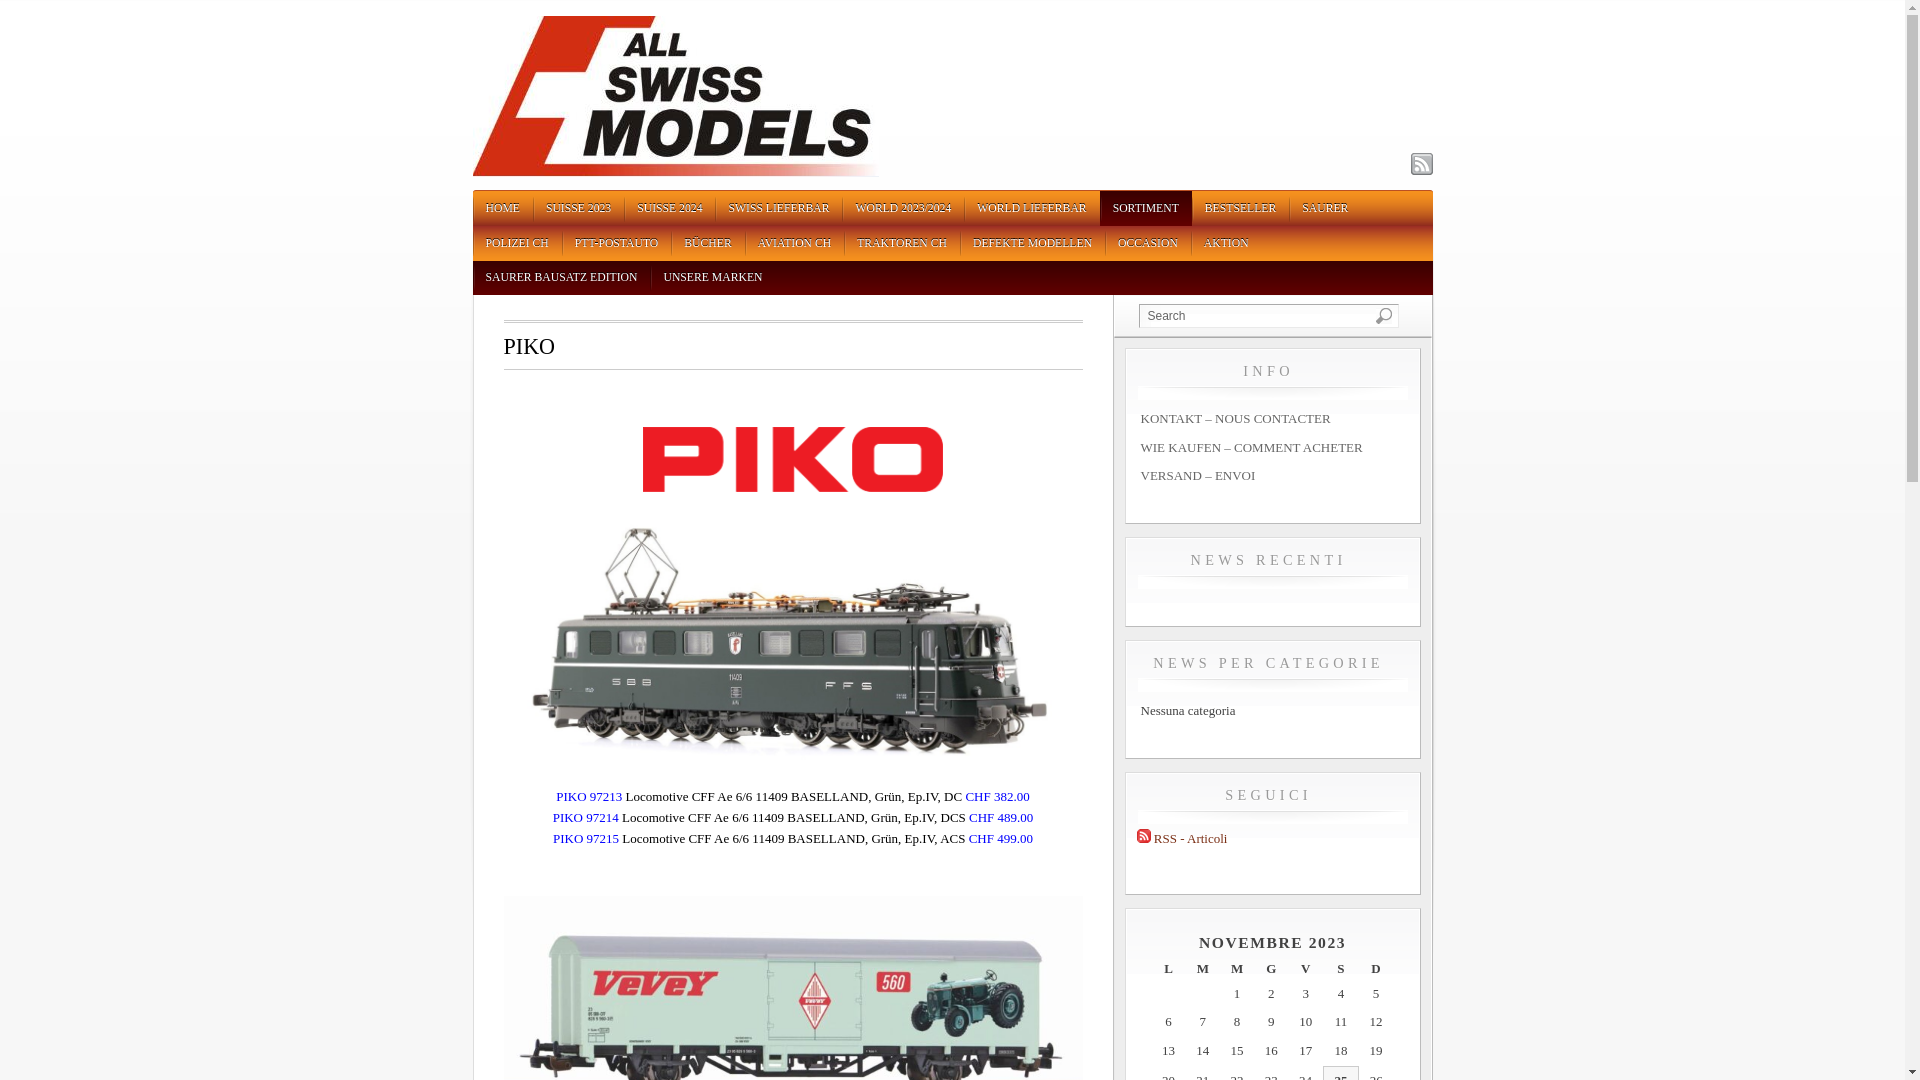  What do you see at coordinates (793, 242) in the screenshot?
I see `'AVIATION CH'` at bounding box center [793, 242].